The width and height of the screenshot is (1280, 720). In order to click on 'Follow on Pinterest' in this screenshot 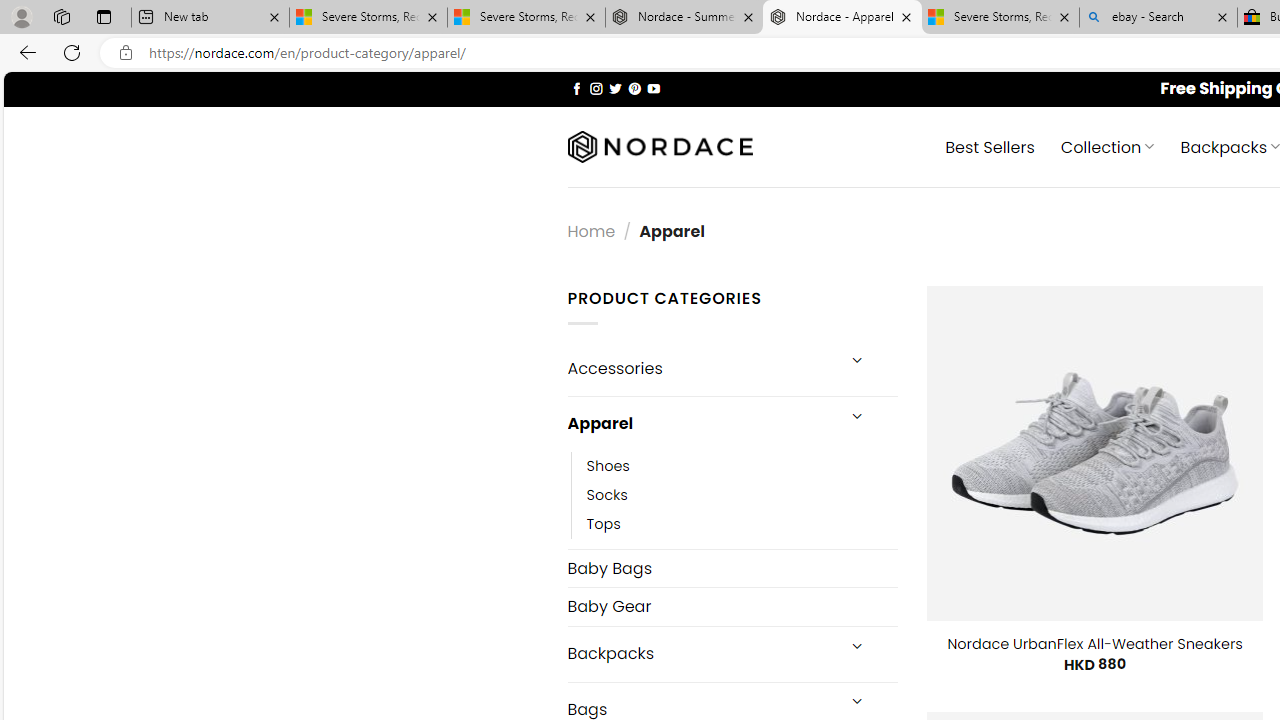, I will do `click(633, 87)`.